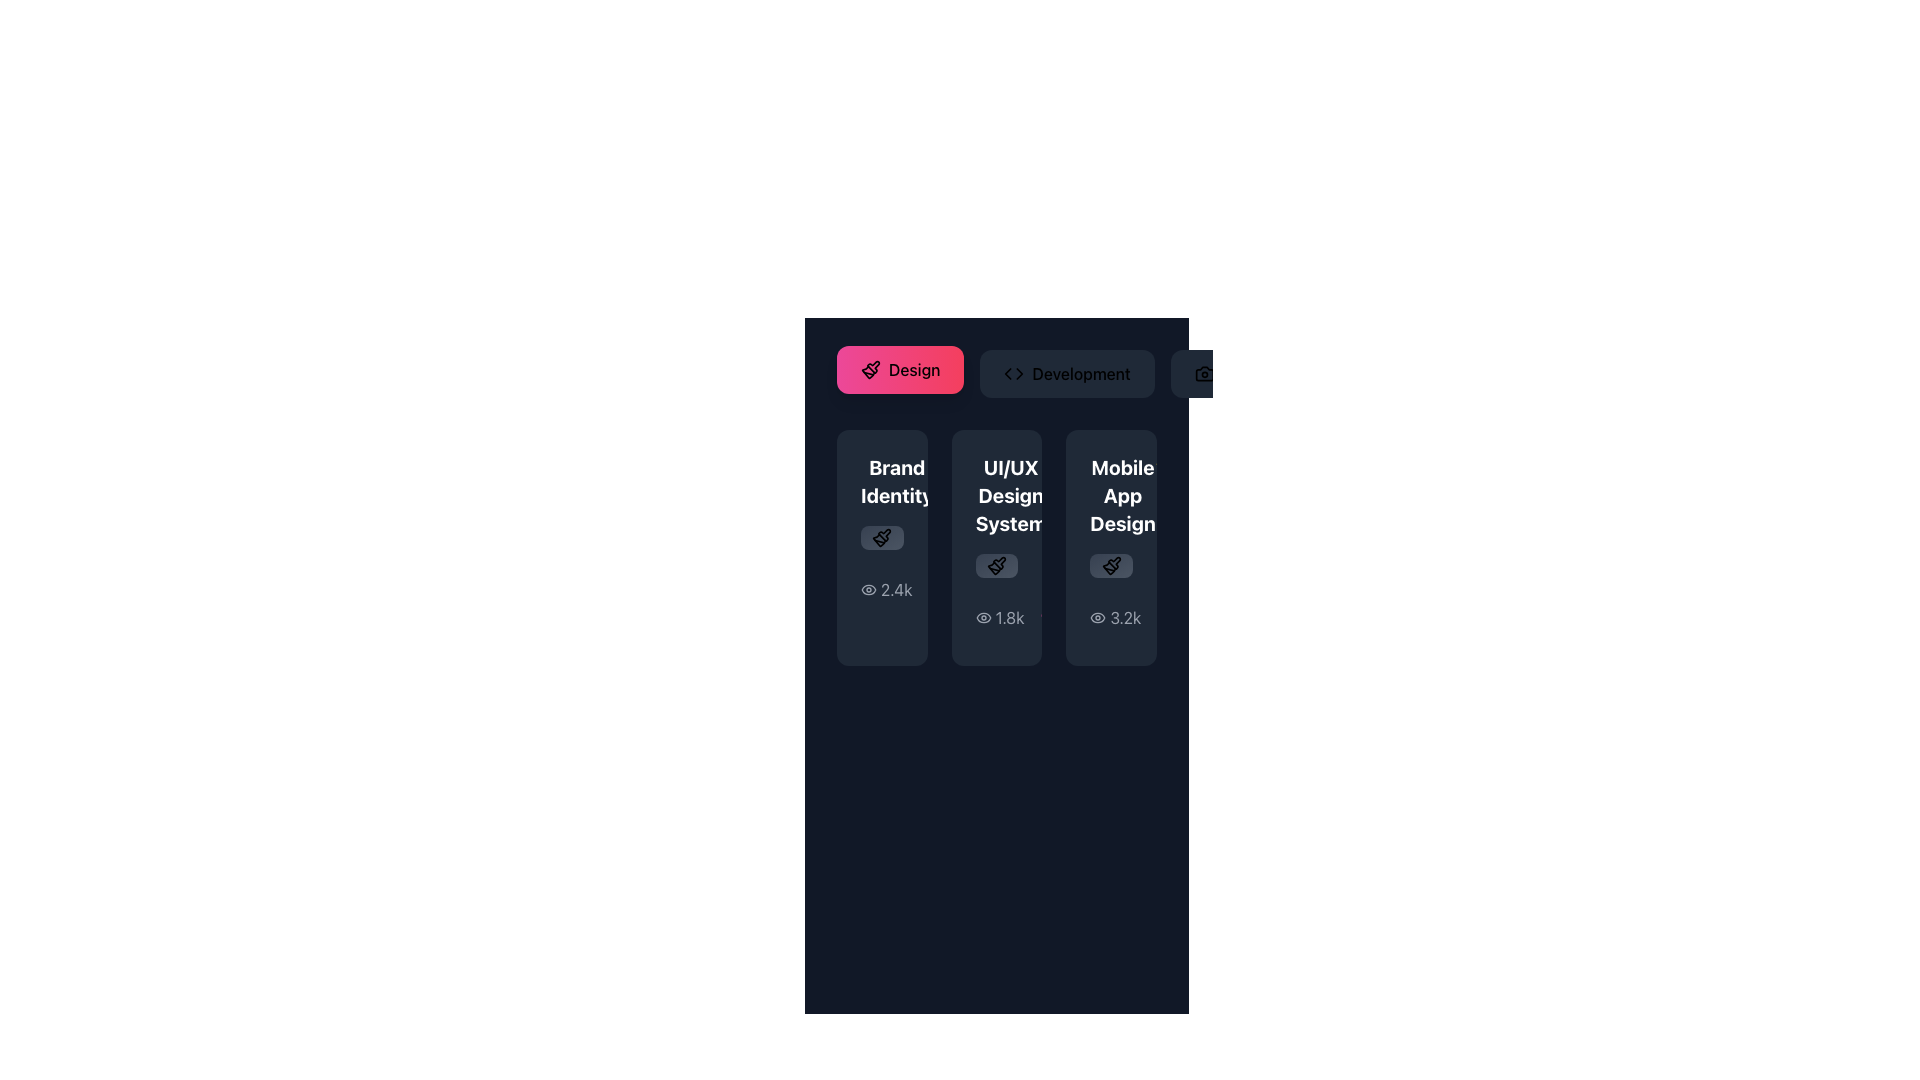  Describe the element at coordinates (896, 482) in the screenshot. I see `the bold, white text label 'Brand Identity' displayed prominently at the top of the leftmost card in a group of horizontally-aligned cards` at that location.